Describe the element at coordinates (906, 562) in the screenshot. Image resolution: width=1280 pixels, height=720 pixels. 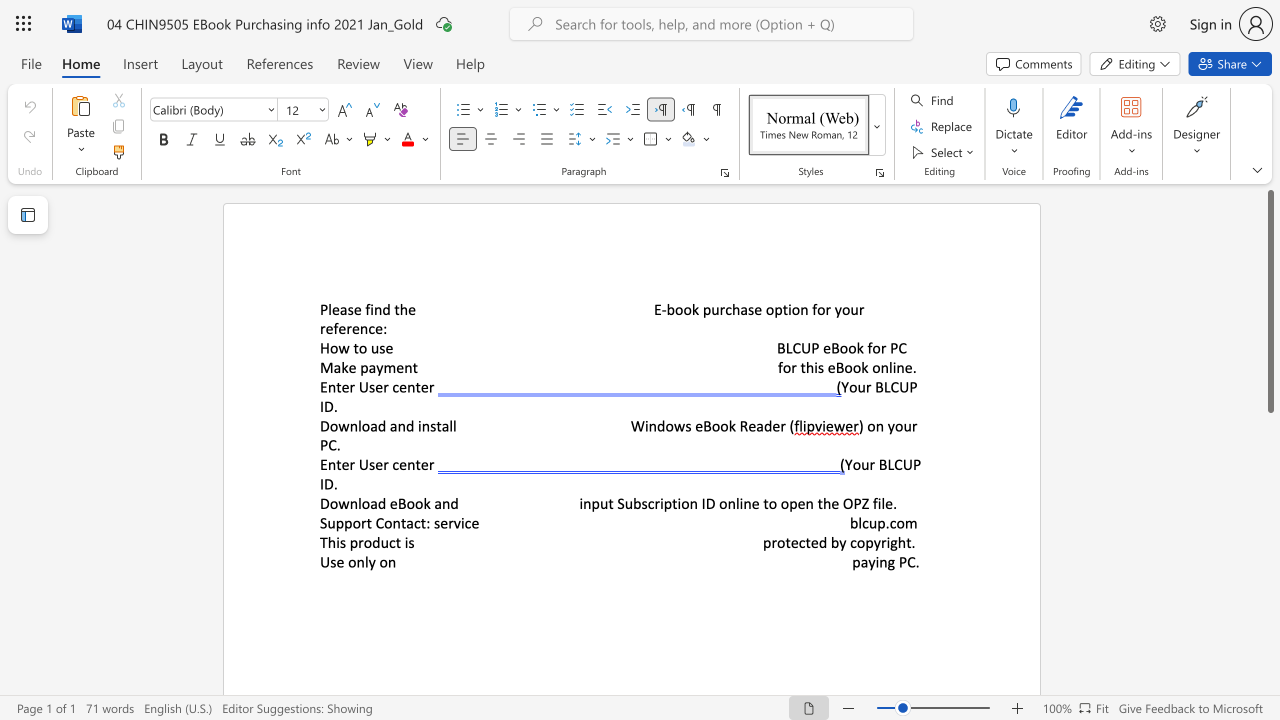
I see `the subset text "C." within the text "paying PC."` at that location.